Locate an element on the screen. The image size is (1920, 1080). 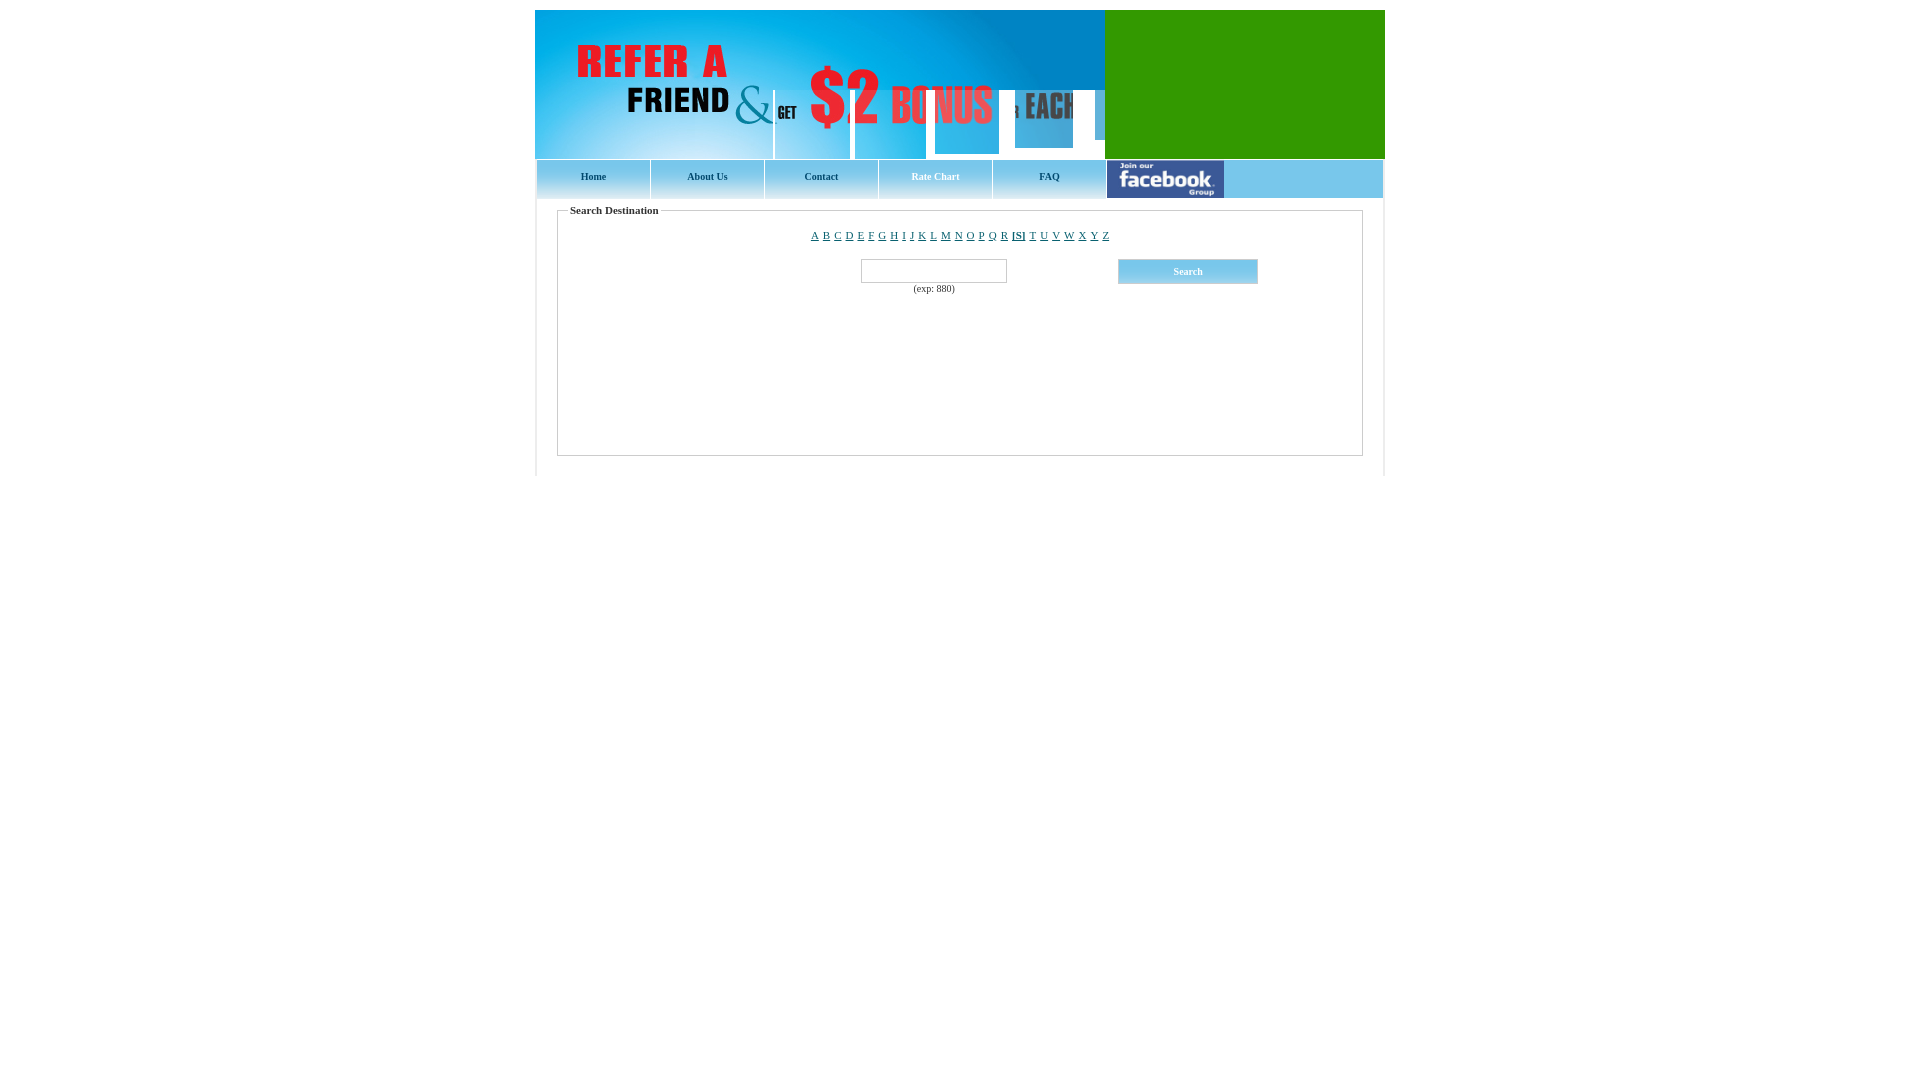
'T' is located at coordinates (1032, 234).